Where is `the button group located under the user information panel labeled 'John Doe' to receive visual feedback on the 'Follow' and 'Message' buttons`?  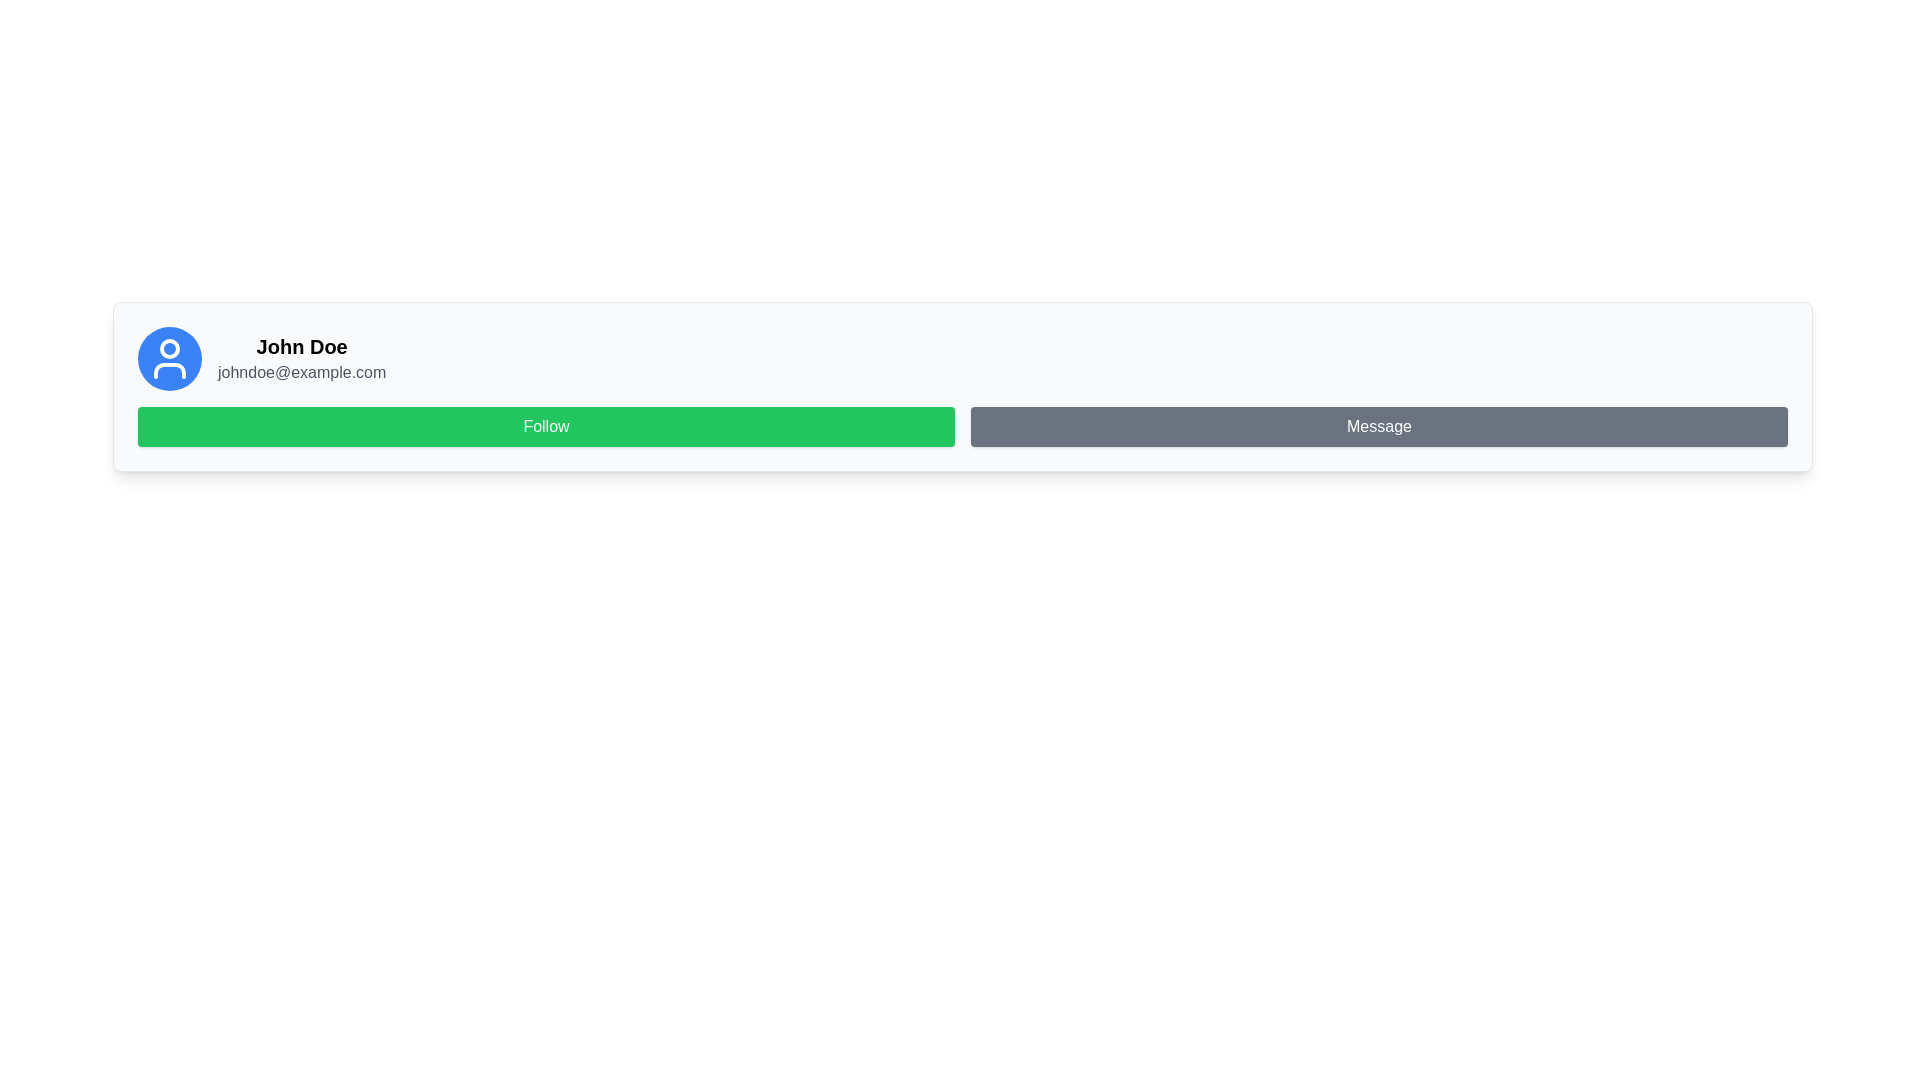
the button group located under the user information panel labeled 'John Doe' to receive visual feedback on the 'Follow' and 'Message' buttons is located at coordinates (963, 426).